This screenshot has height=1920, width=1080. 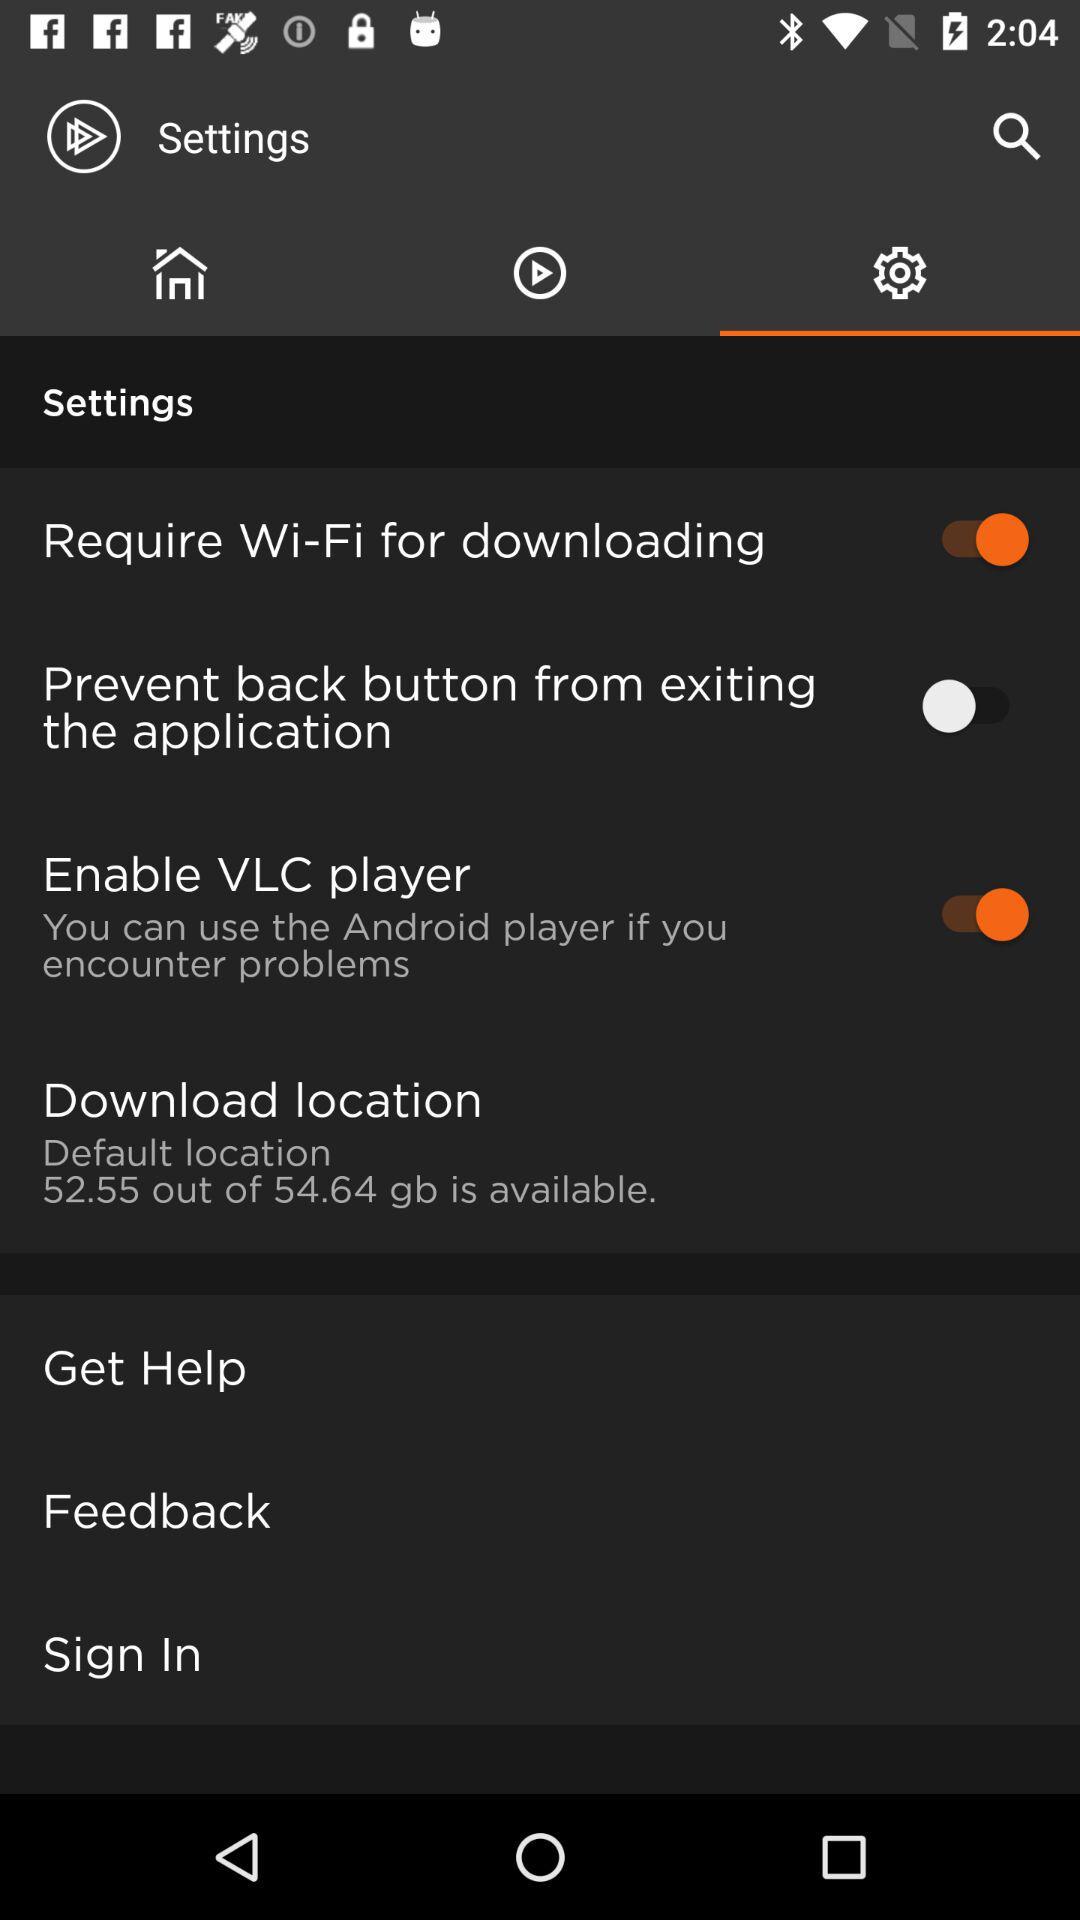 What do you see at coordinates (974, 539) in the screenshot?
I see `the first unable button` at bounding box center [974, 539].